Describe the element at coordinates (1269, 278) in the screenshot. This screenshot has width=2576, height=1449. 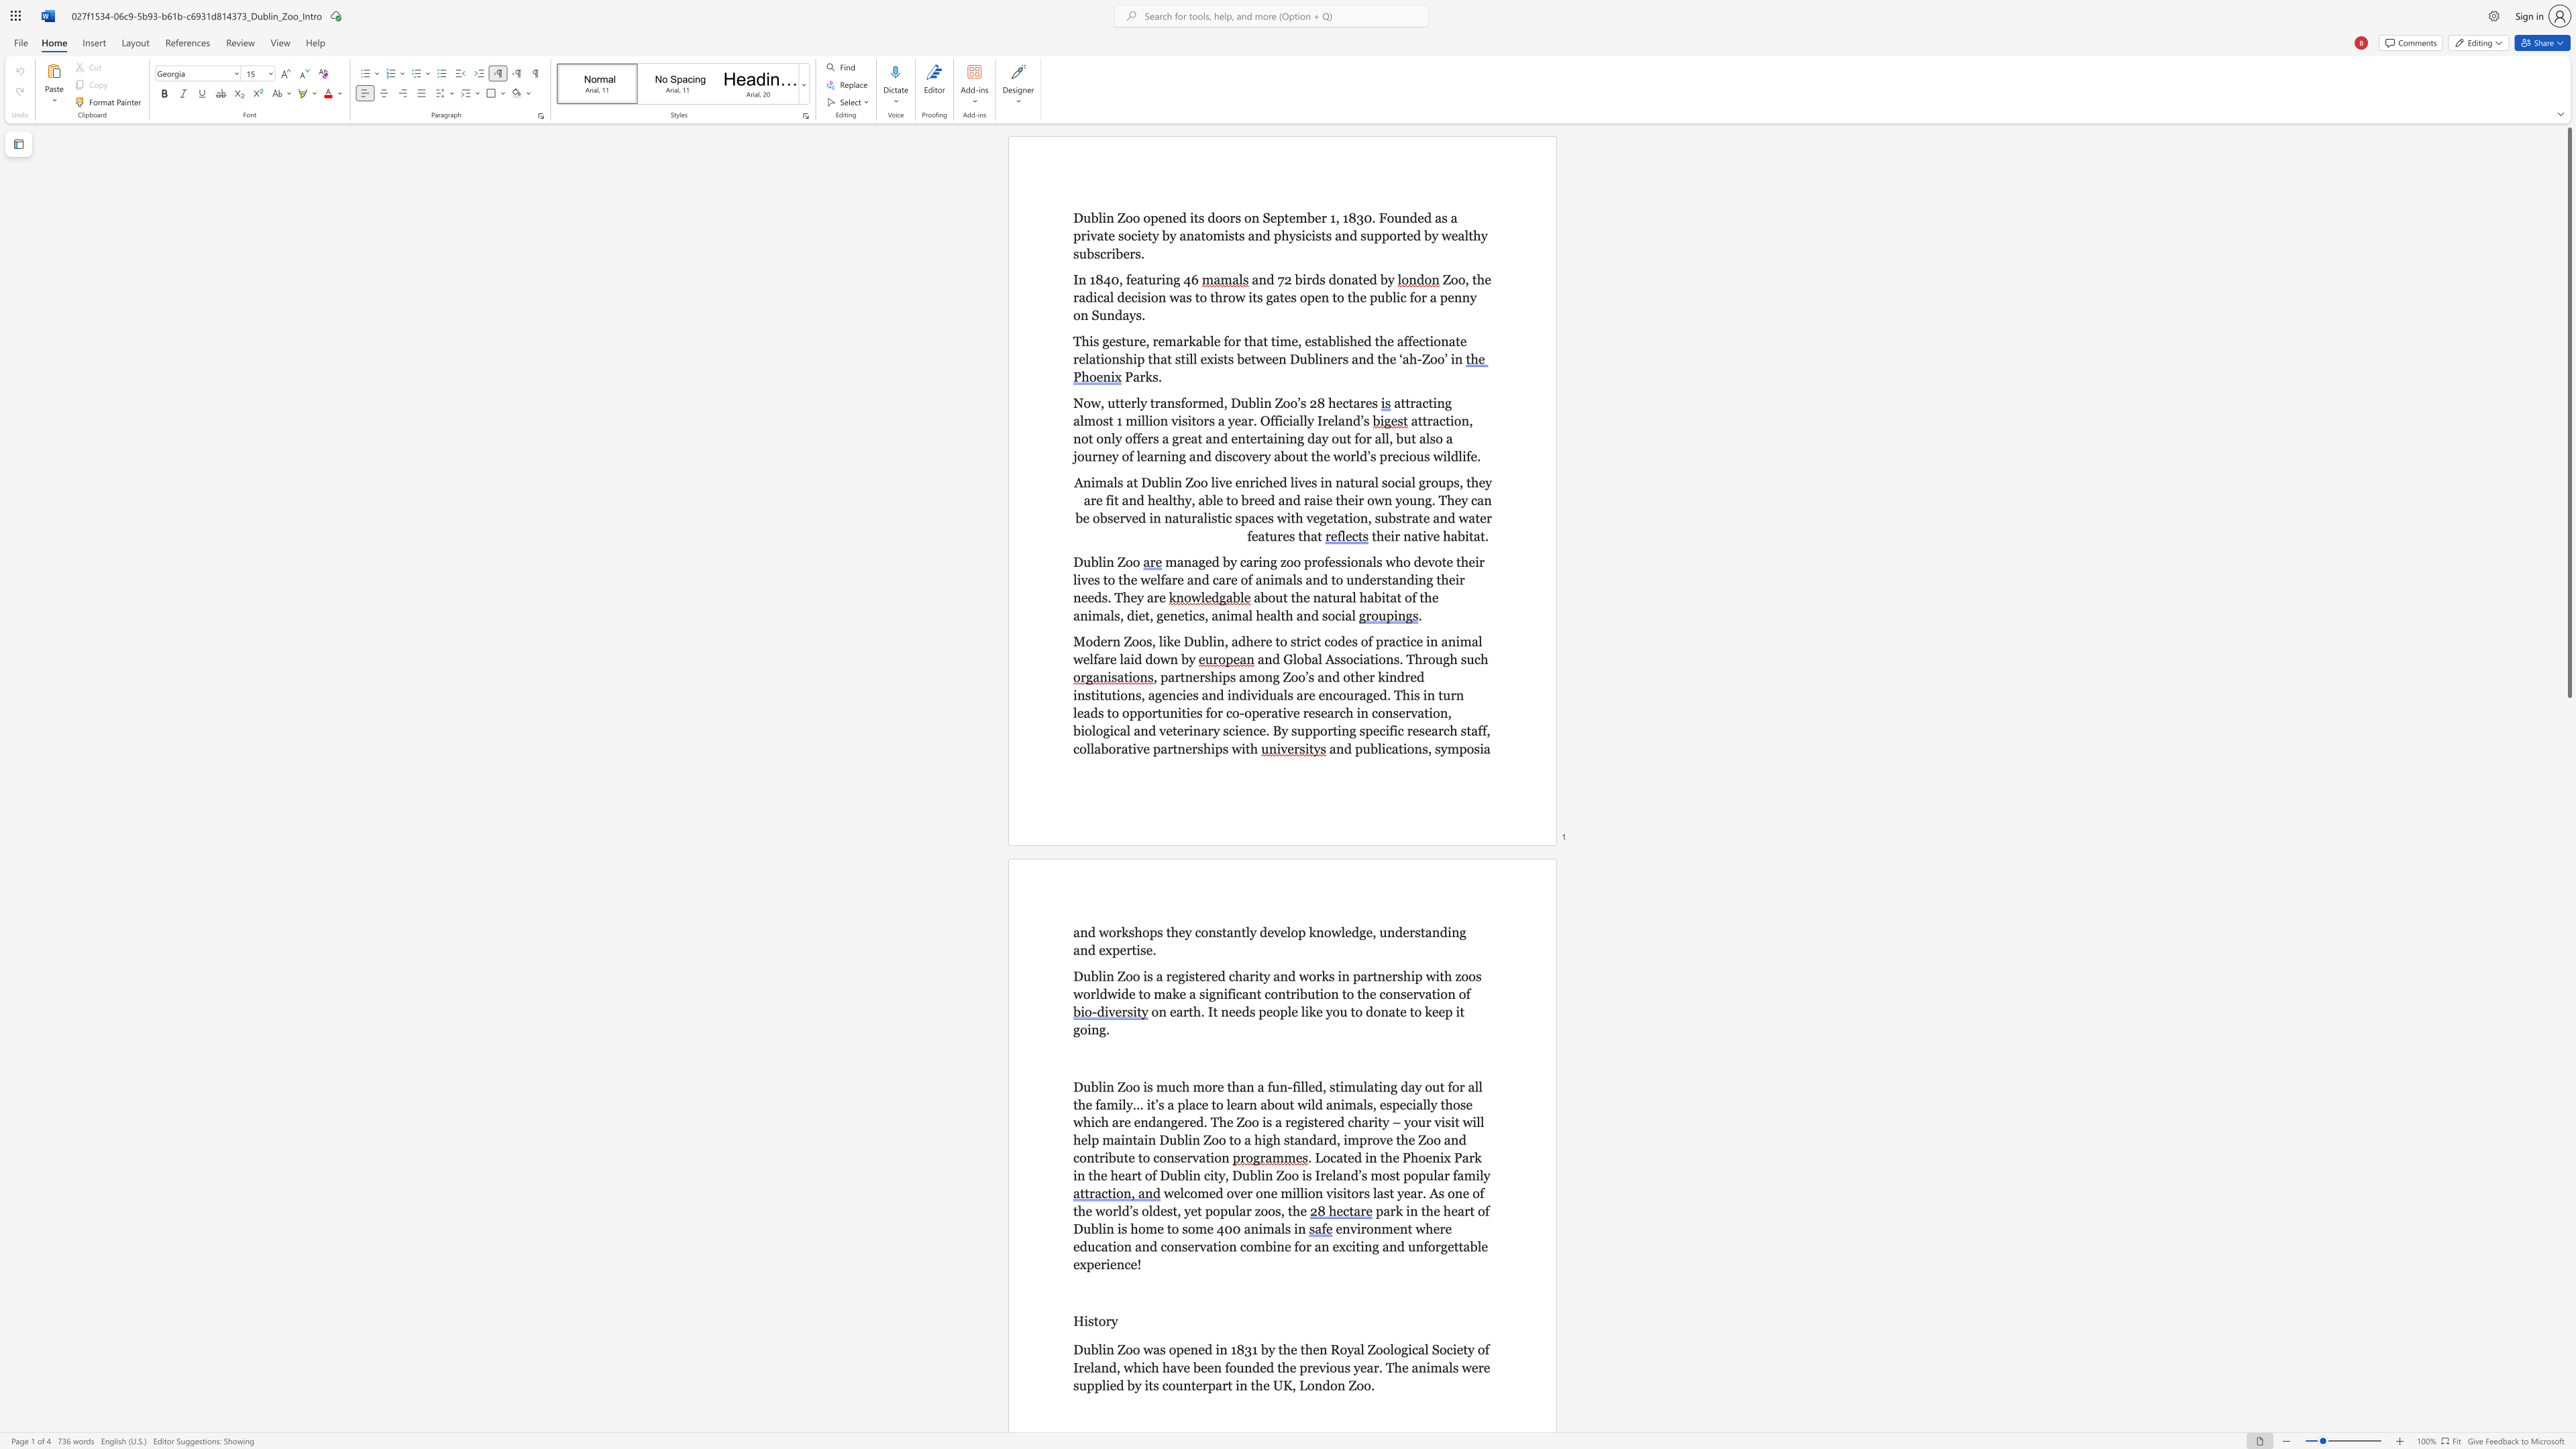
I see `the 1th character "d" in the text` at that location.